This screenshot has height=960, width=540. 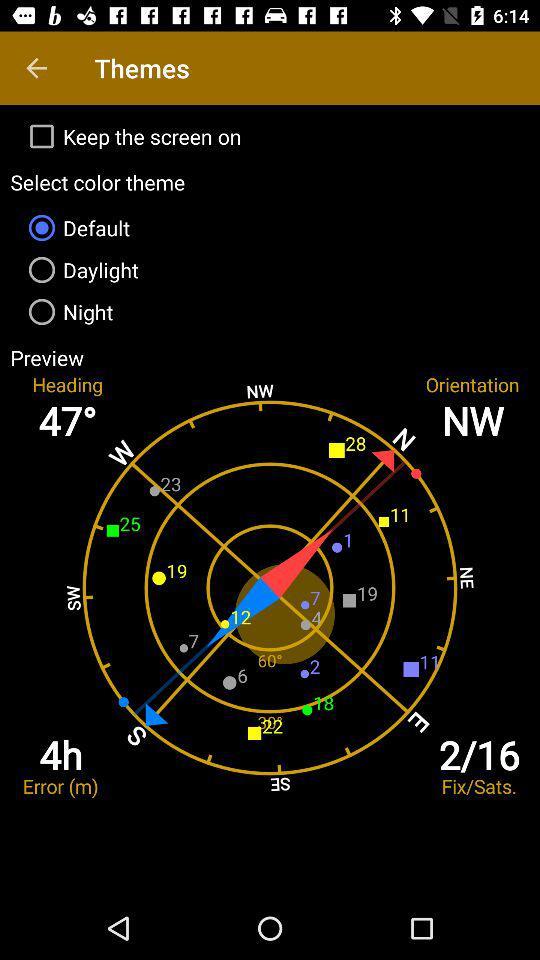 What do you see at coordinates (36, 68) in the screenshot?
I see `icon to the left of the themes item` at bounding box center [36, 68].